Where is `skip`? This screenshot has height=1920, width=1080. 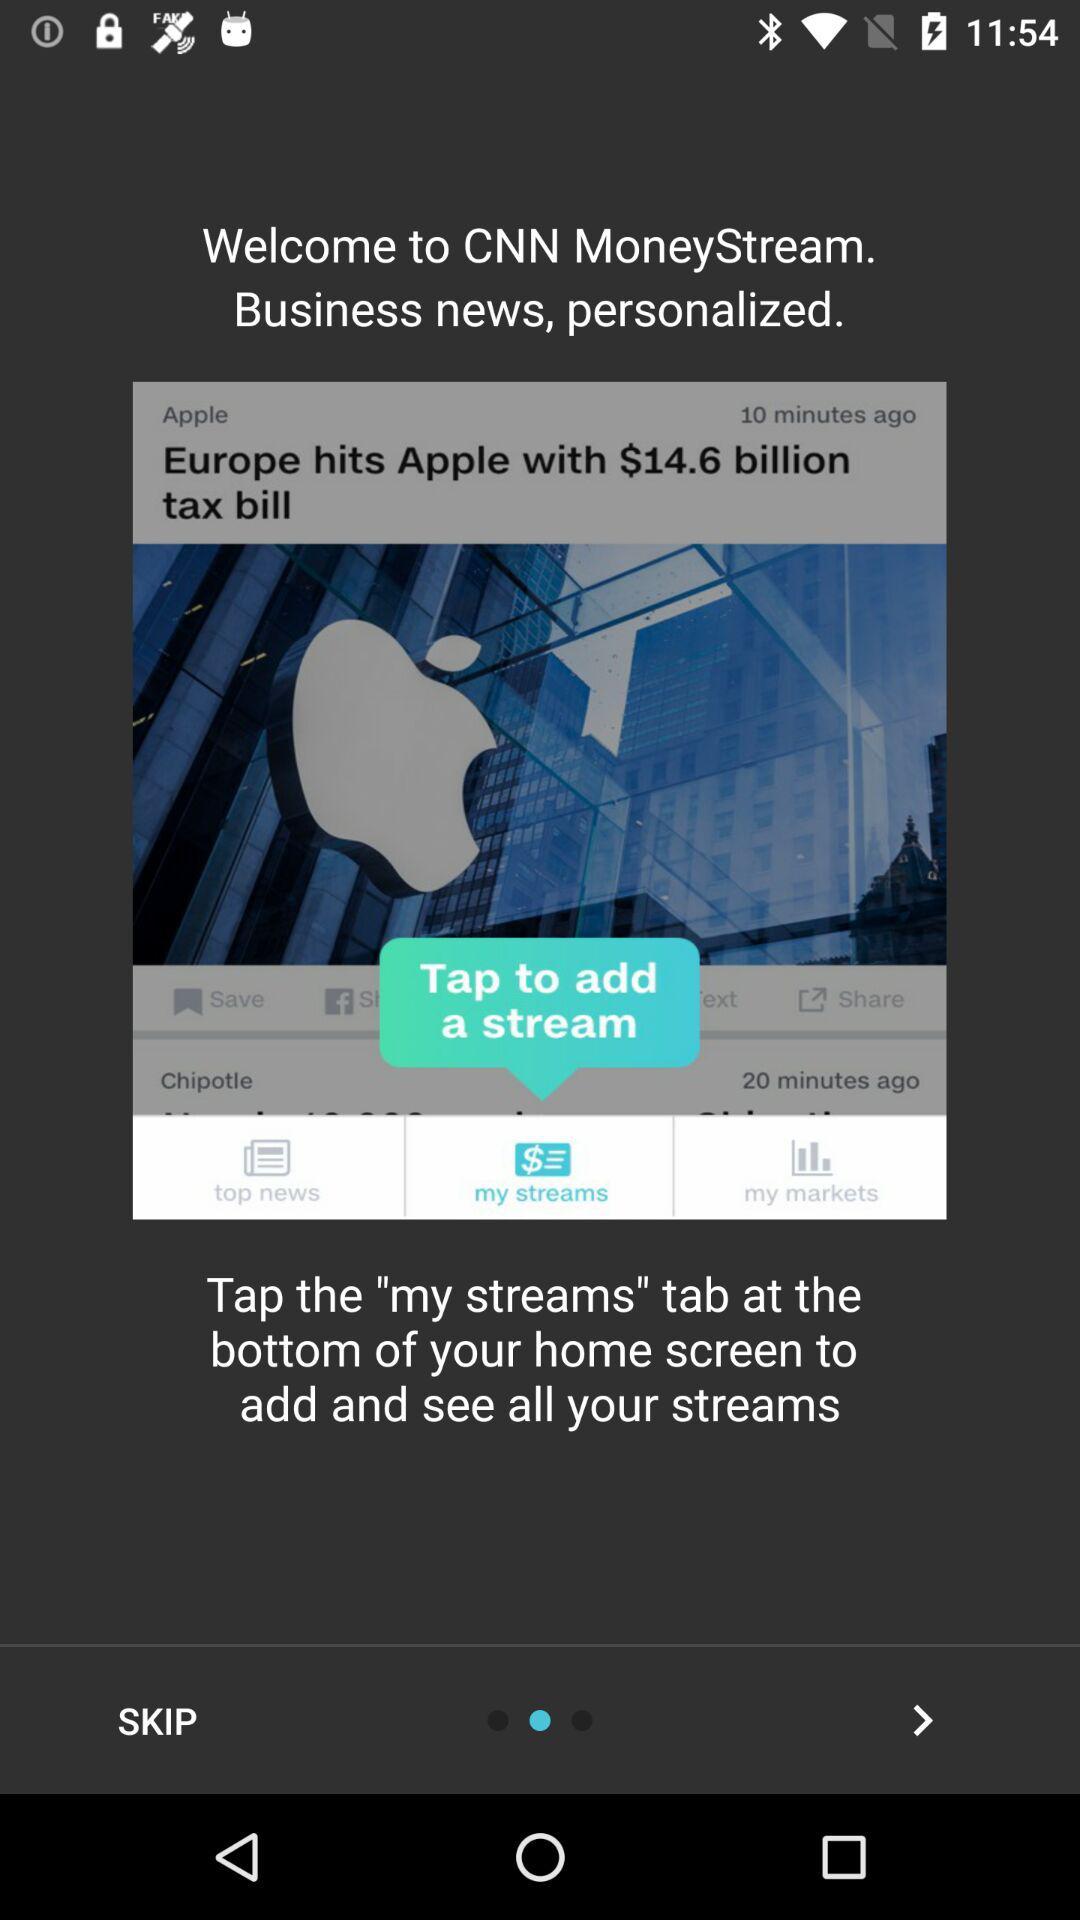
skip is located at coordinates (156, 1719).